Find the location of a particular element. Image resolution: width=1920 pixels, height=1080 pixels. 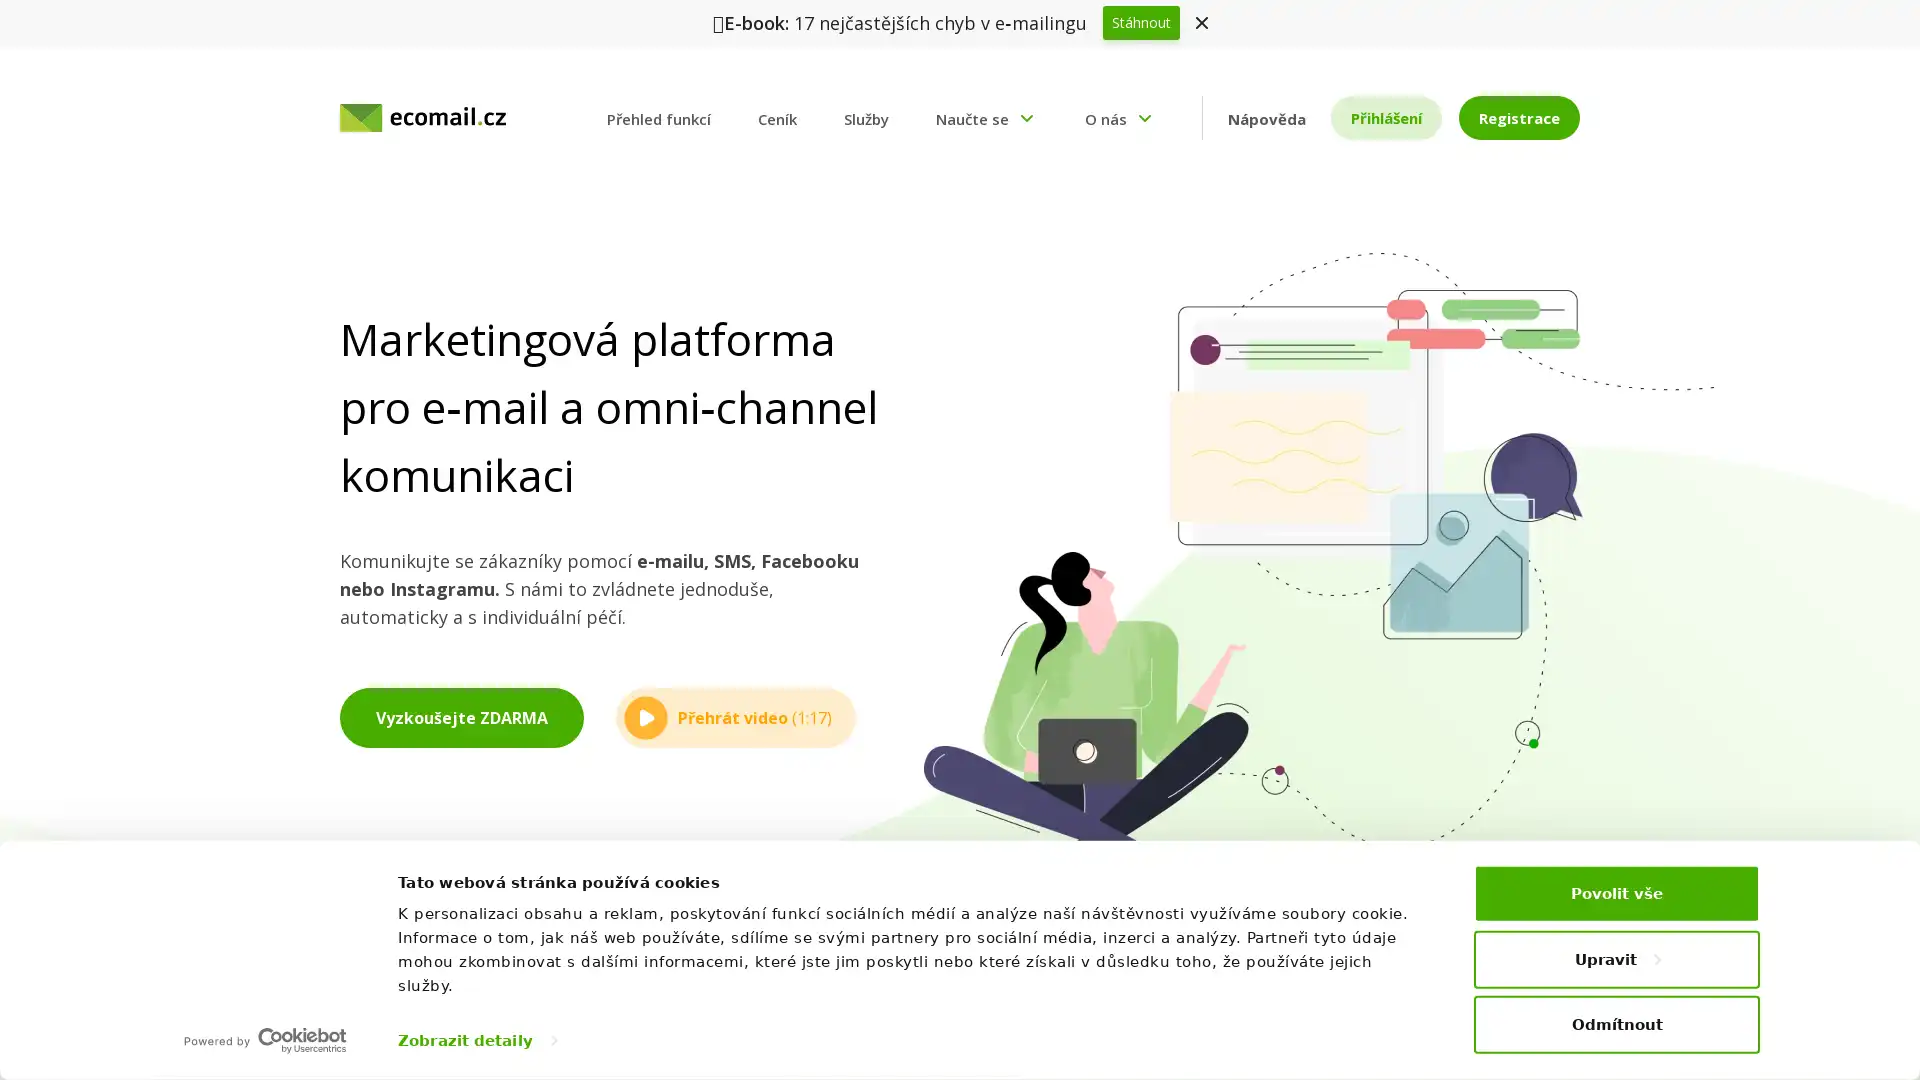

Open Intercom Messenger is located at coordinates (1869, 1029).